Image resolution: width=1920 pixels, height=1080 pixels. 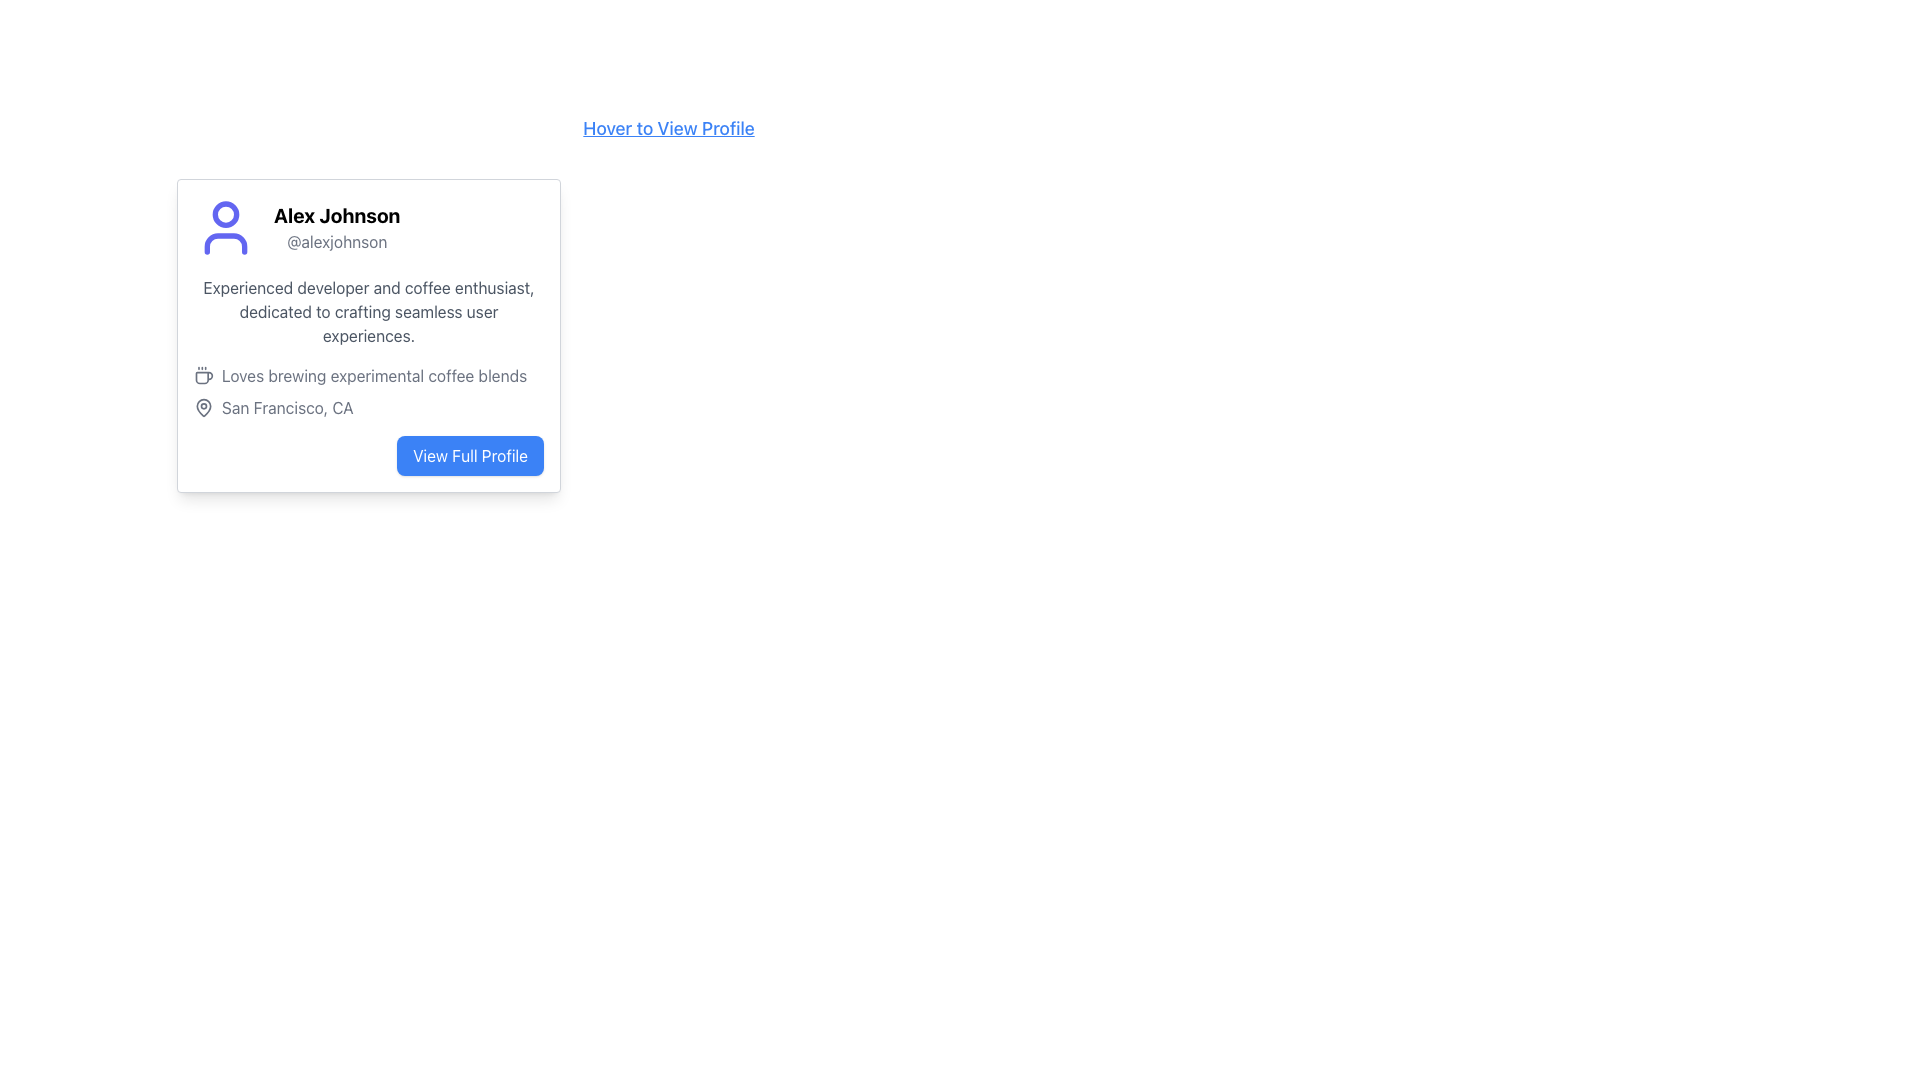 What do you see at coordinates (203, 407) in the screenshot?
I see `the location marker icon associated with the text 'San Francisco, CA', which is located on the left side of the text within the lower section of the user information card` at bounding box center [203, 407].